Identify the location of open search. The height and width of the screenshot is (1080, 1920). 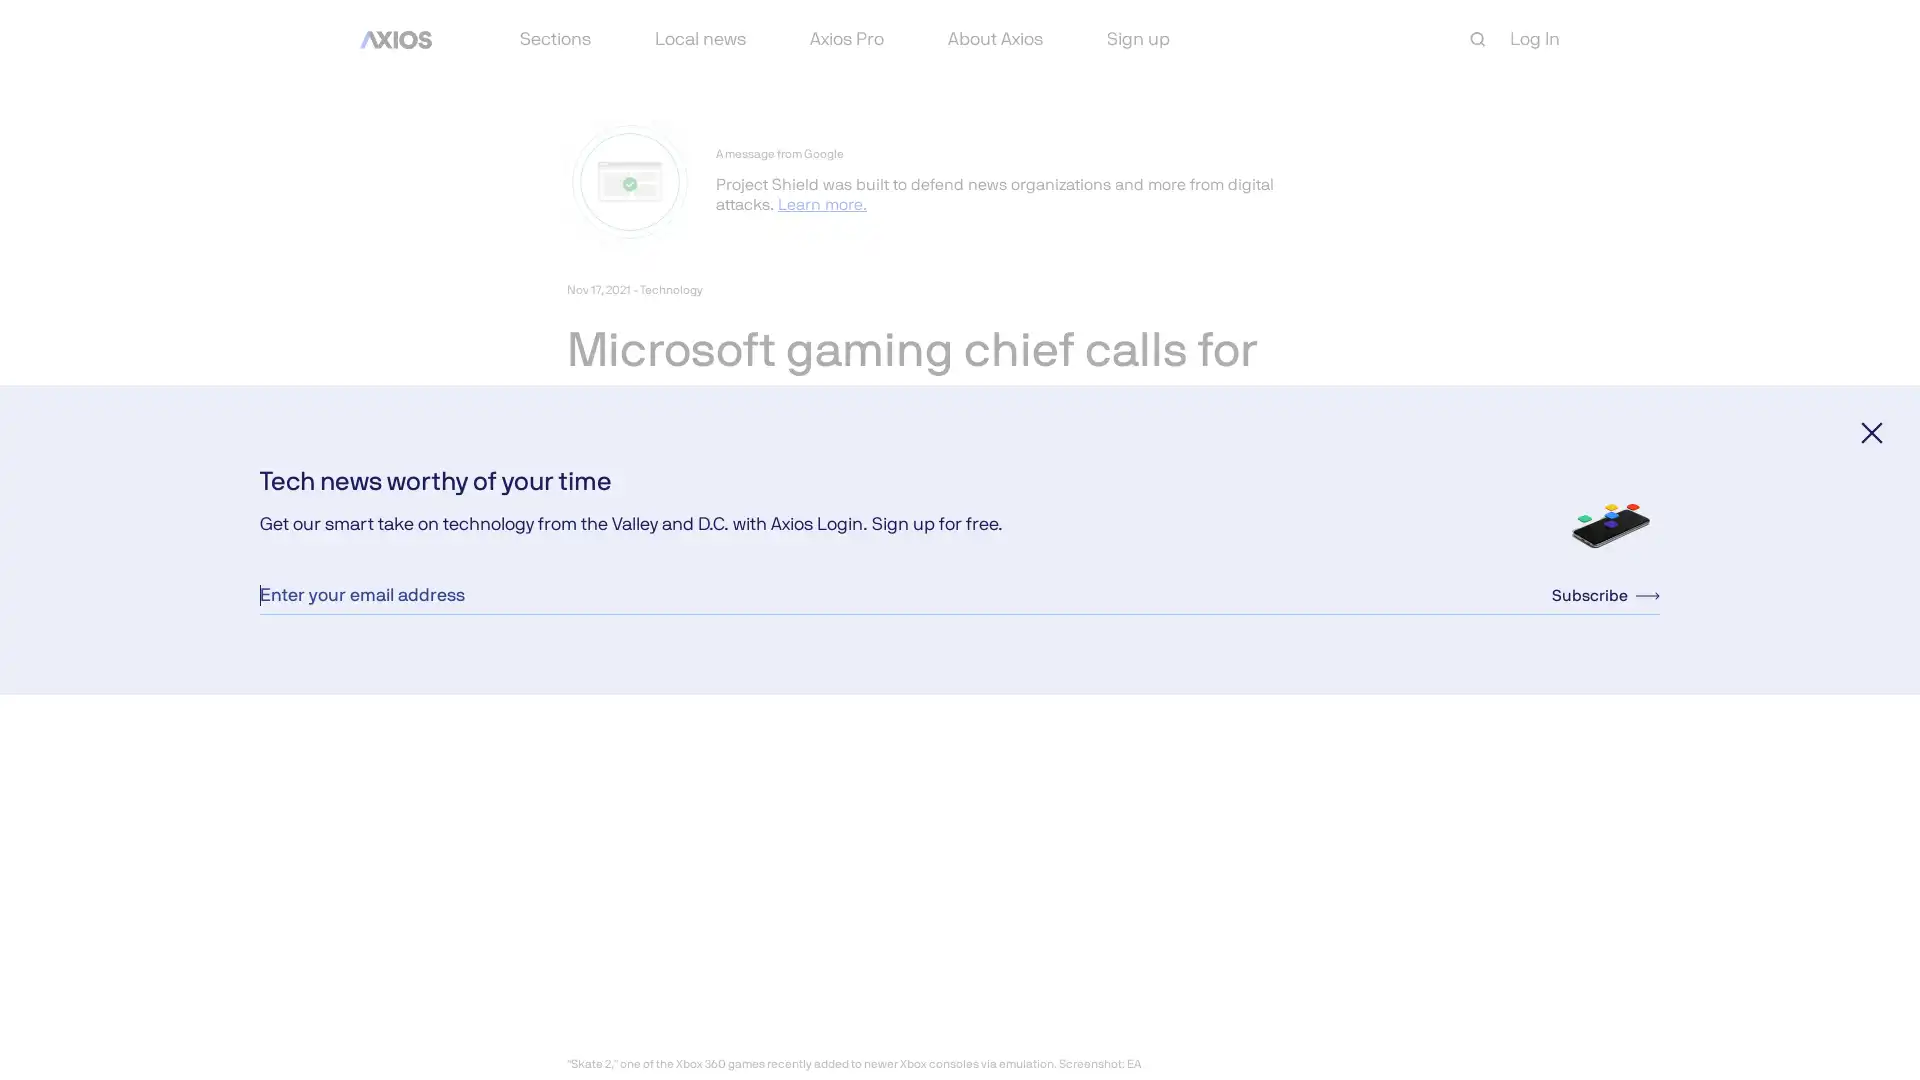
(1478, 39).